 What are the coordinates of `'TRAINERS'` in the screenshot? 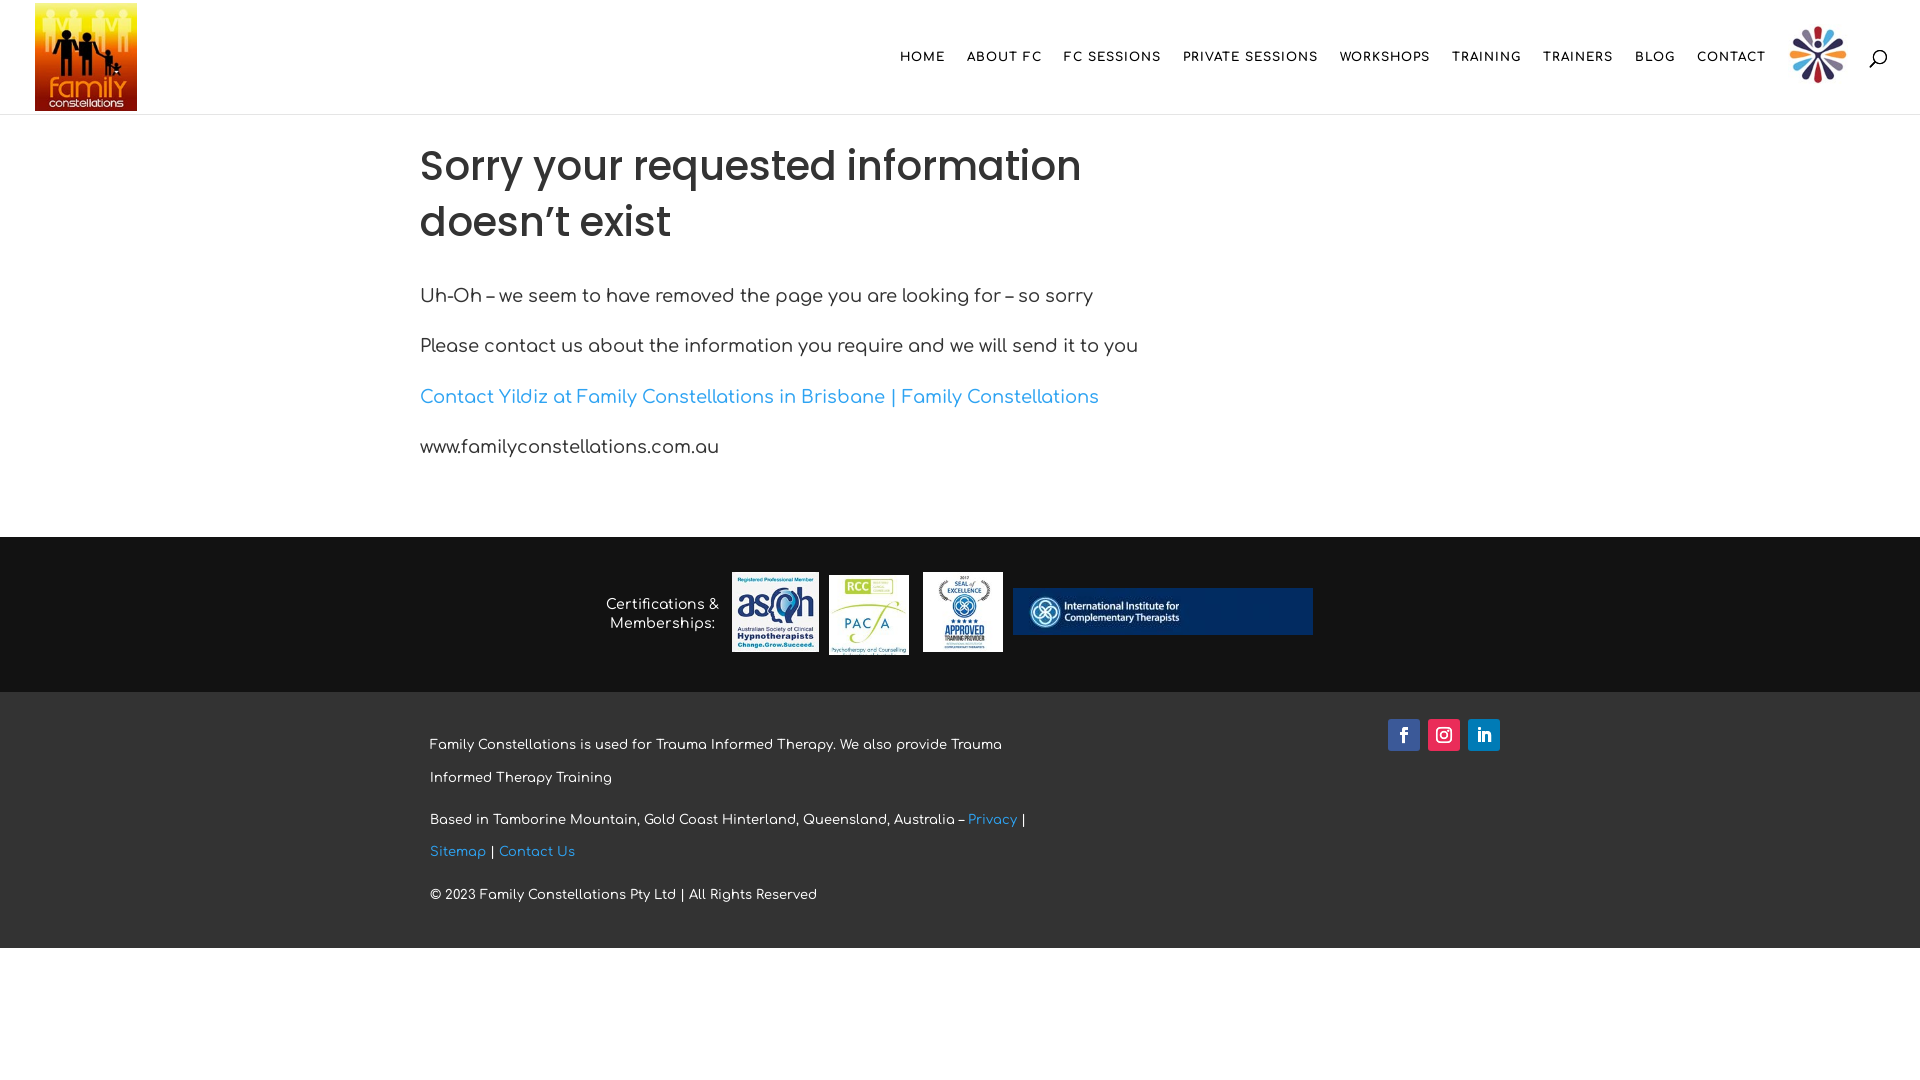 It's located at (1577, 80).